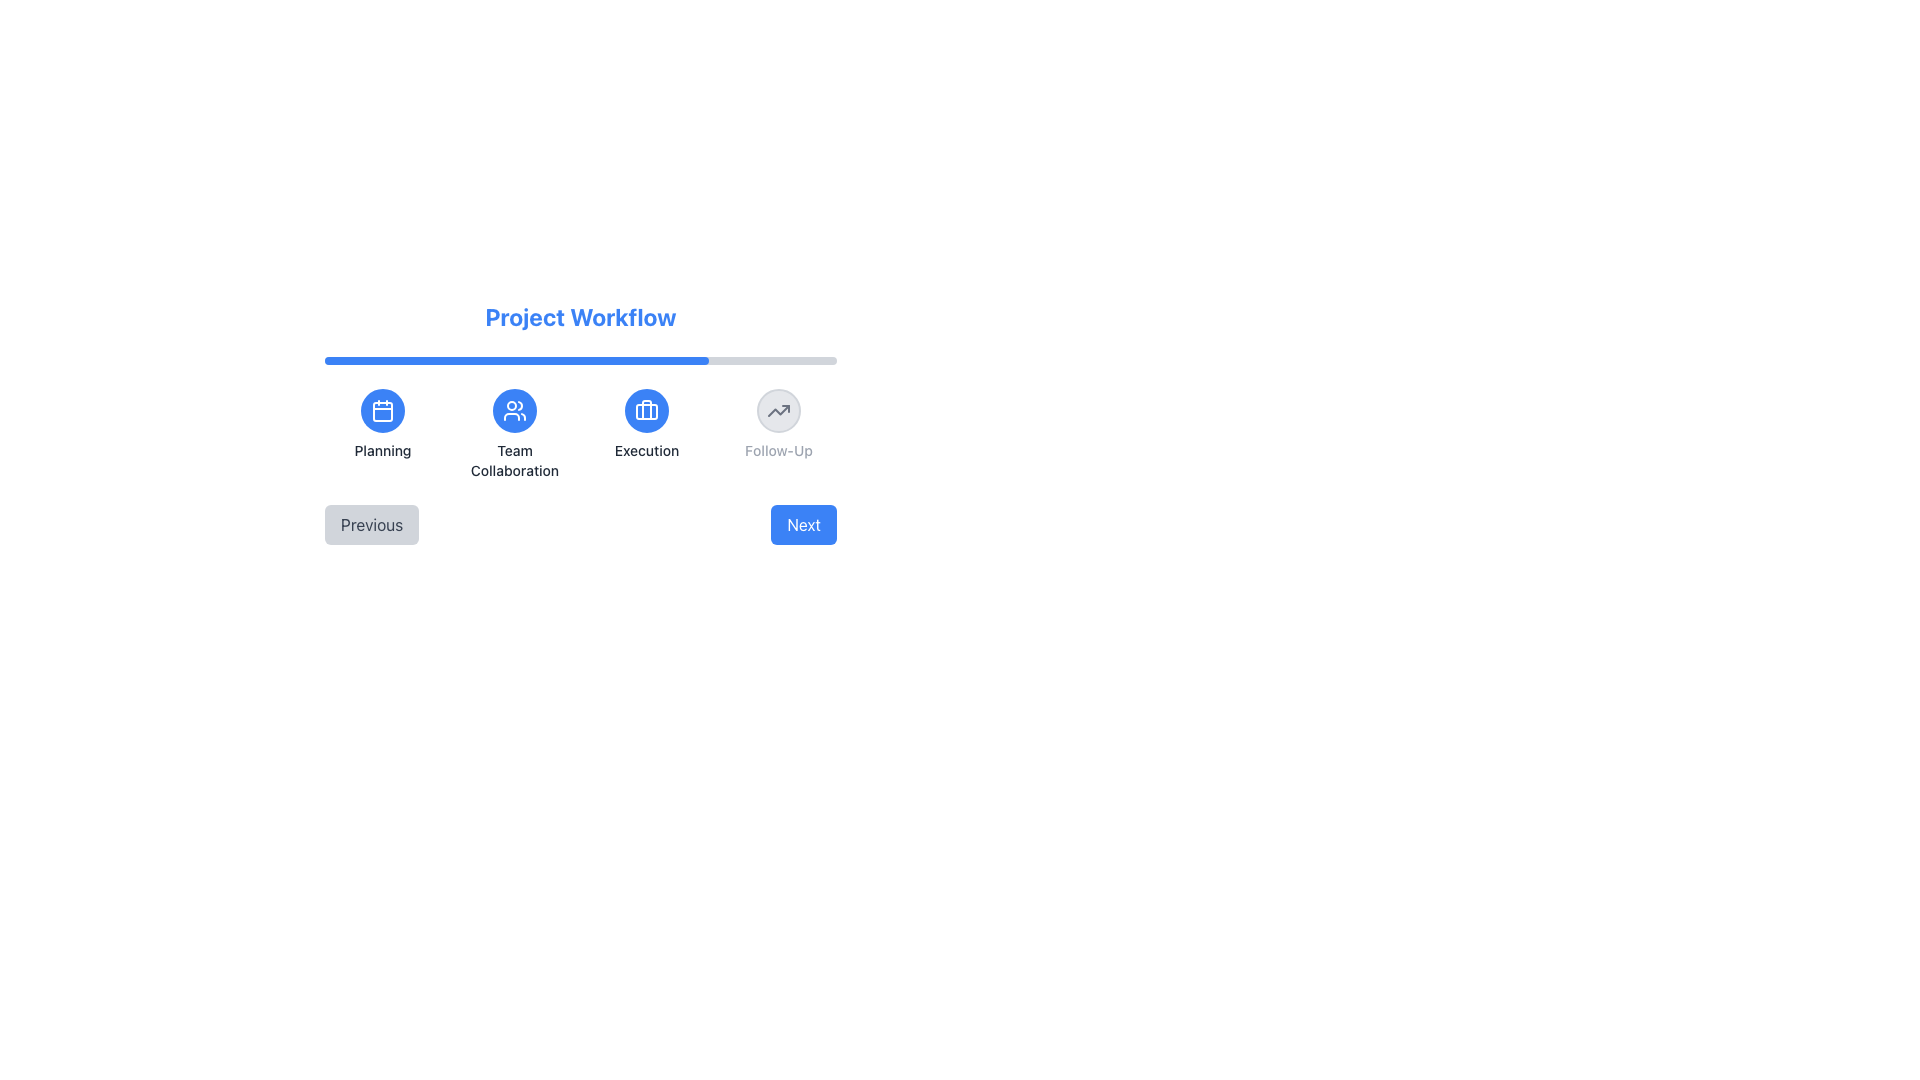 The width and height of the screenshot is (1920, 1080). I want to click on the 'Next' button, a blue rectangular button with white text, located in the bottom-right corner of the interface, so click(804, 523).